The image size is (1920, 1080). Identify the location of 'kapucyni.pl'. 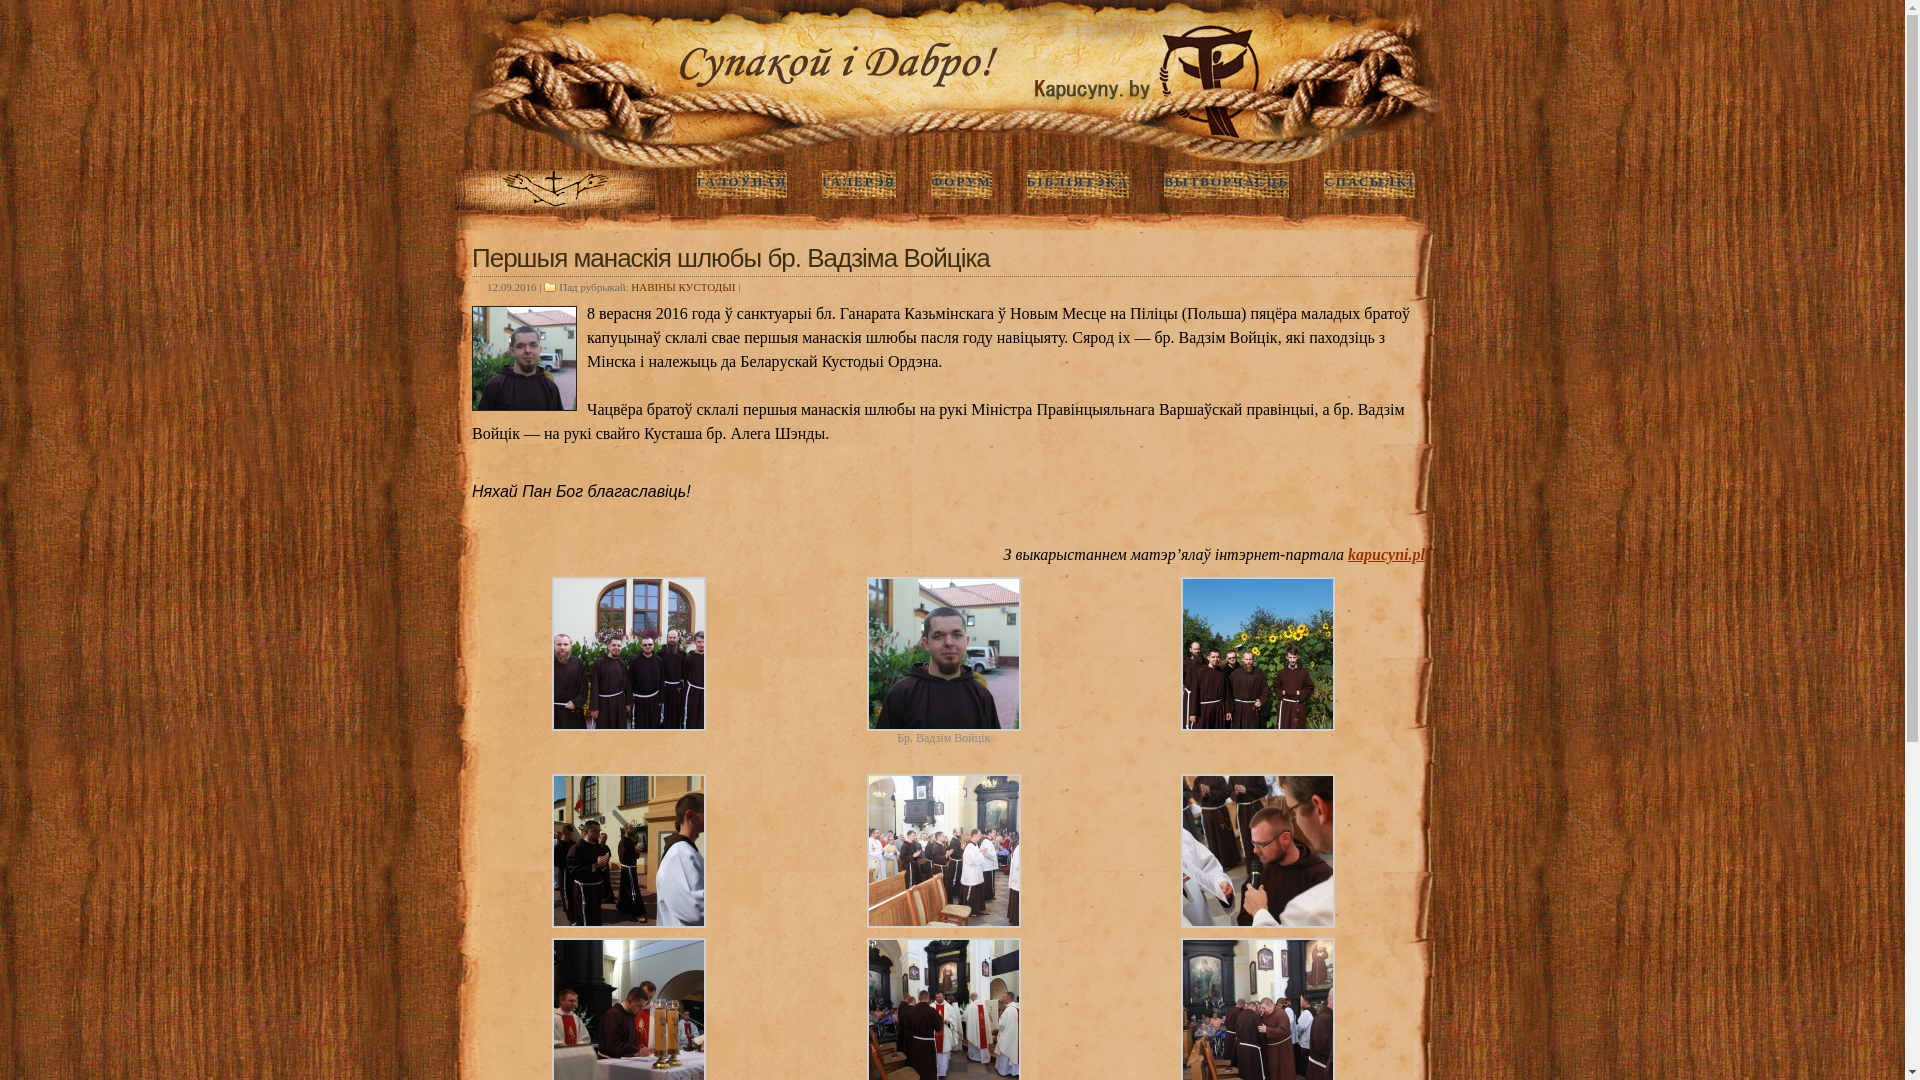
(1385, 554).